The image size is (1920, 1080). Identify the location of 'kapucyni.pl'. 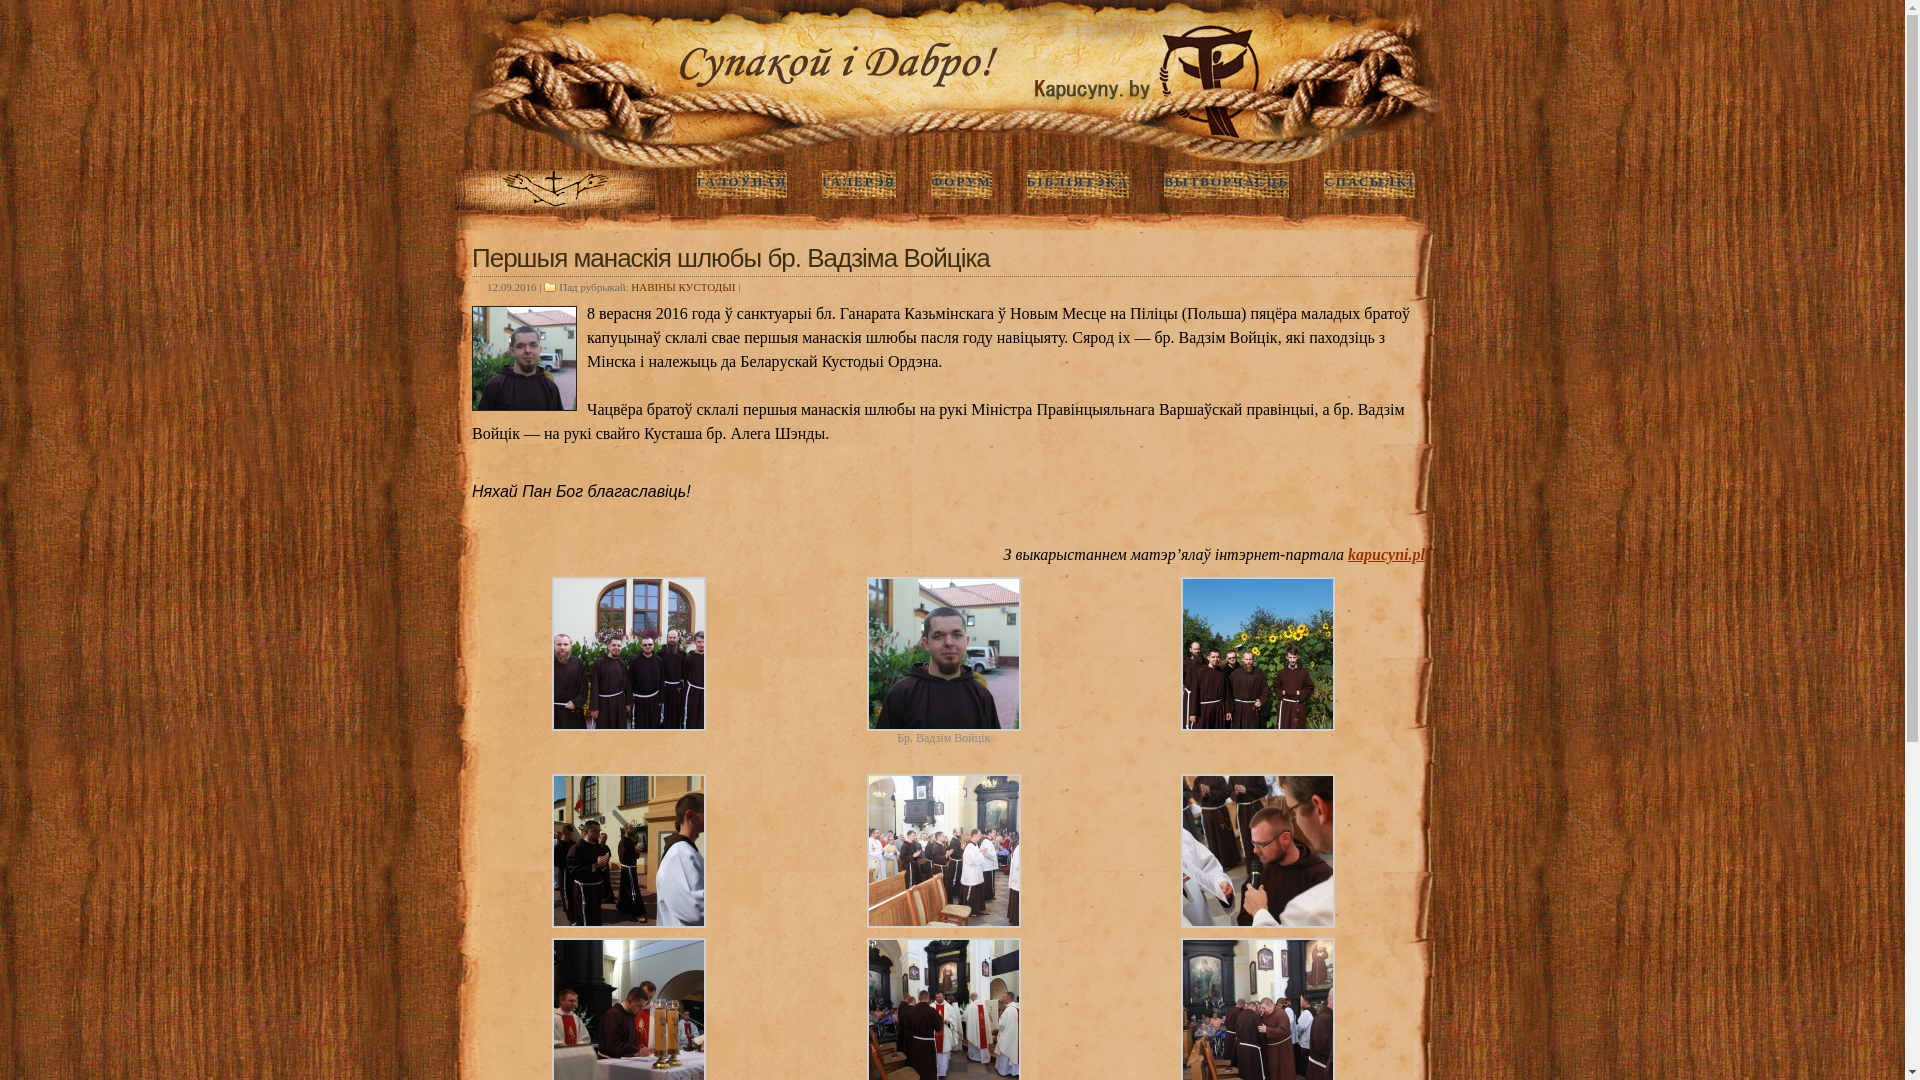
(1385, 554).